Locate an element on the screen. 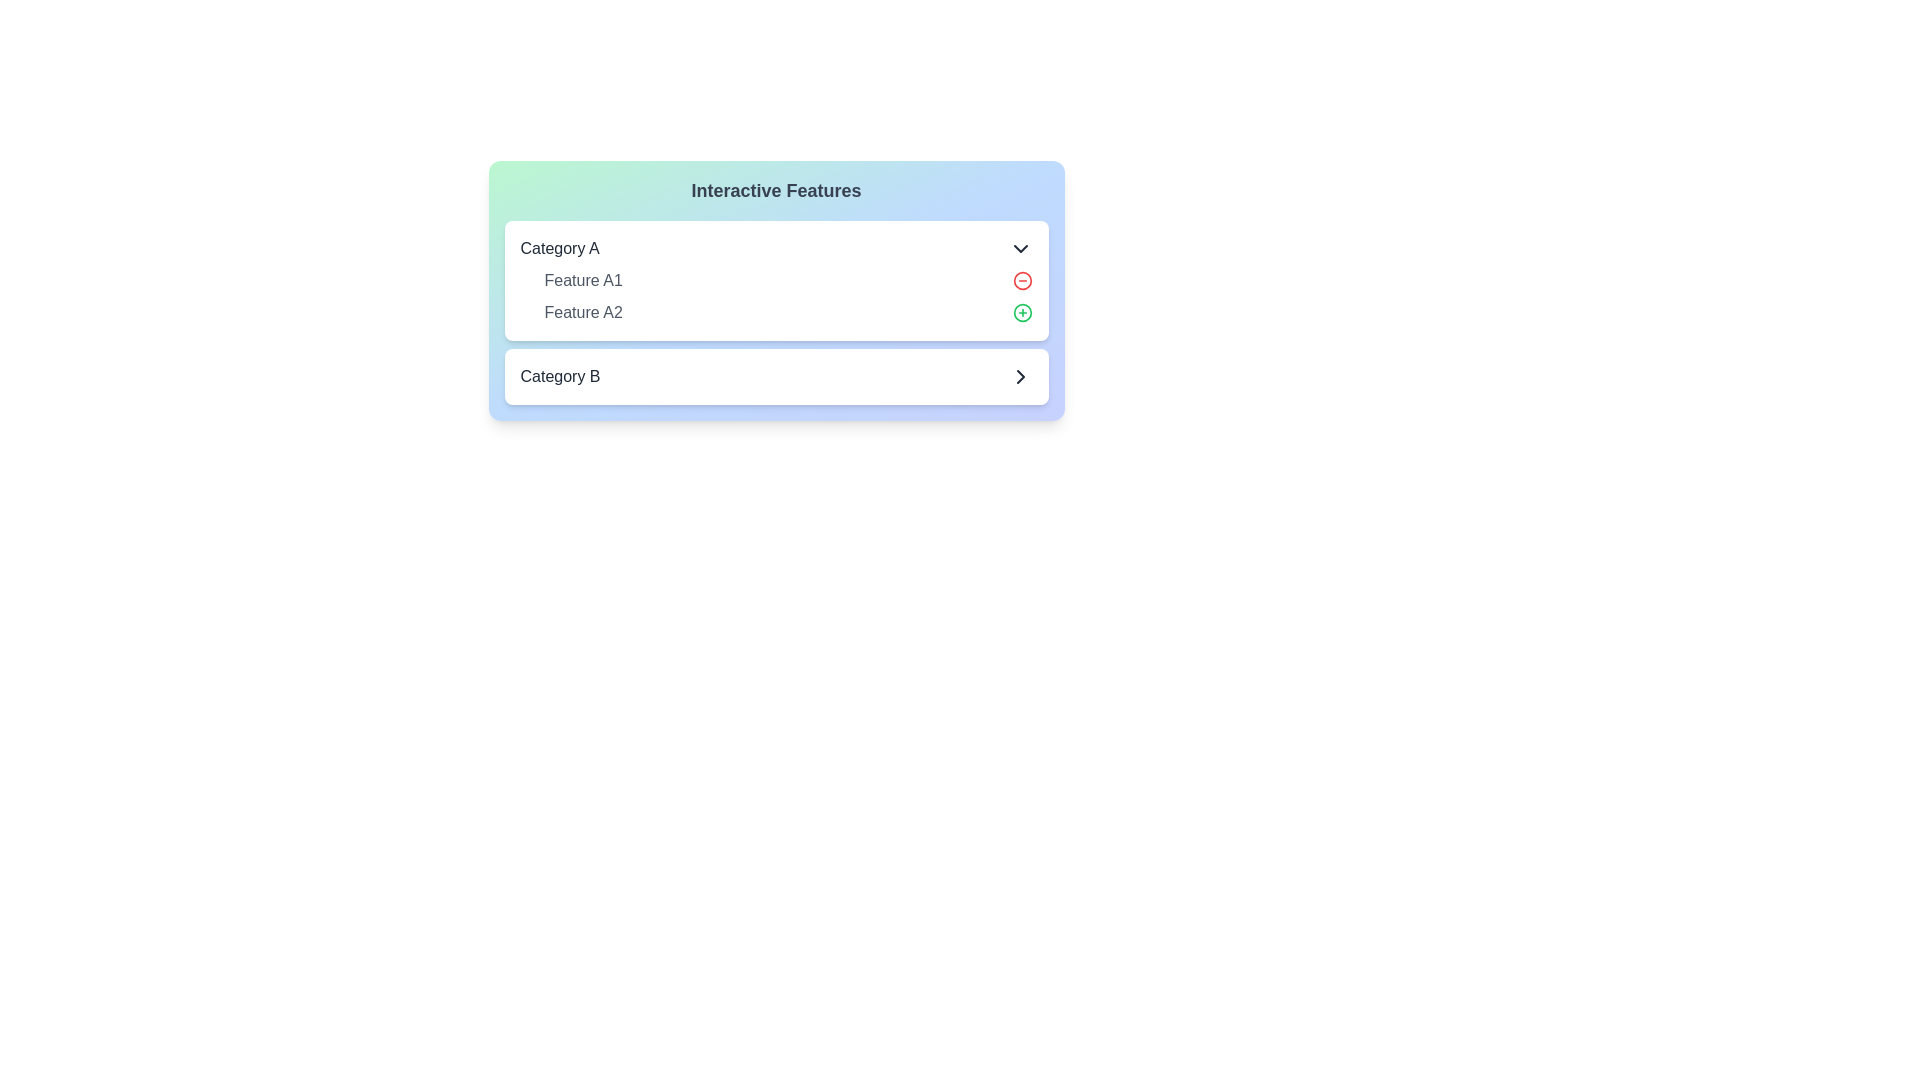 The width and height of the screenshot is (1920, 1080). the minus icon within the red circular button located in the top-right corner of the 'Feature A1' list item in the 'Category A' section of the 'Interactive Features' UI panel is located at coordinates (1022, 281).